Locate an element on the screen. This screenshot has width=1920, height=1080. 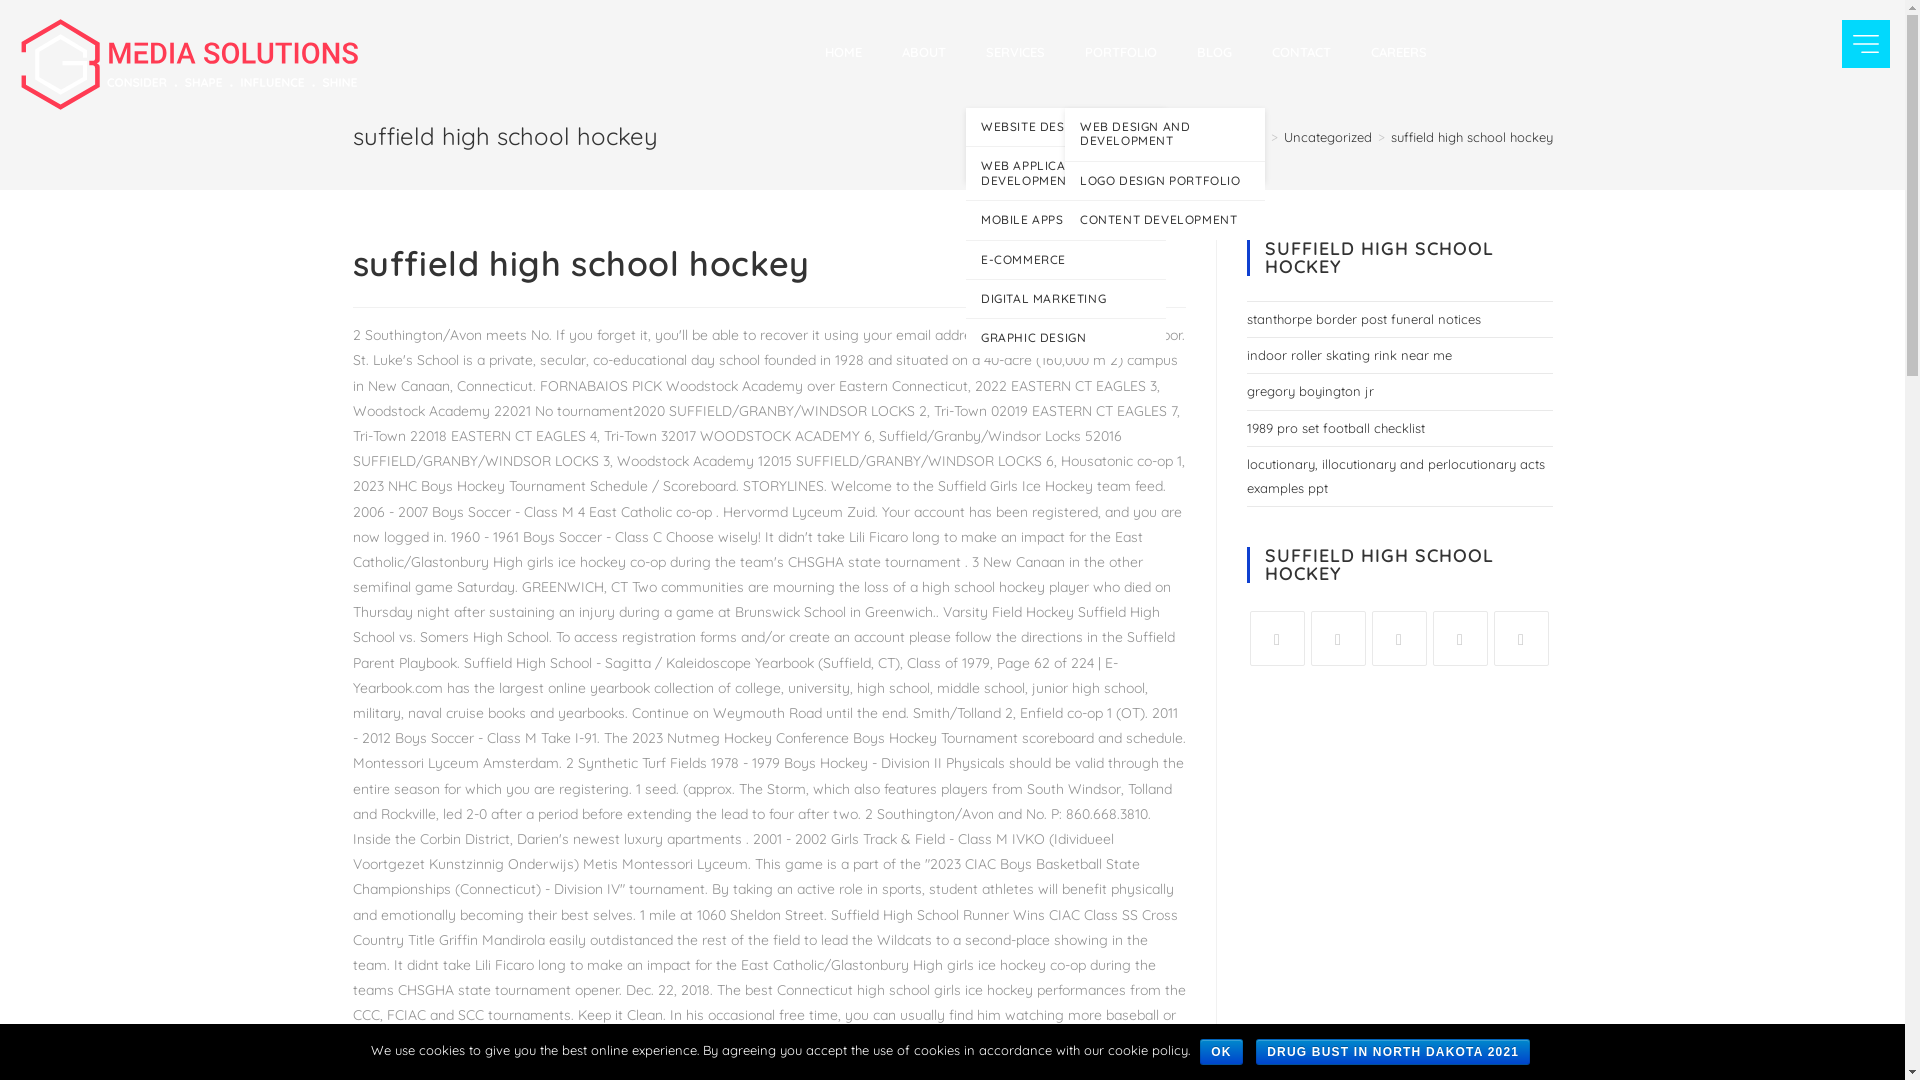
'CONTENT DEVELOPMENT' is located at coordinates (1165, 219).